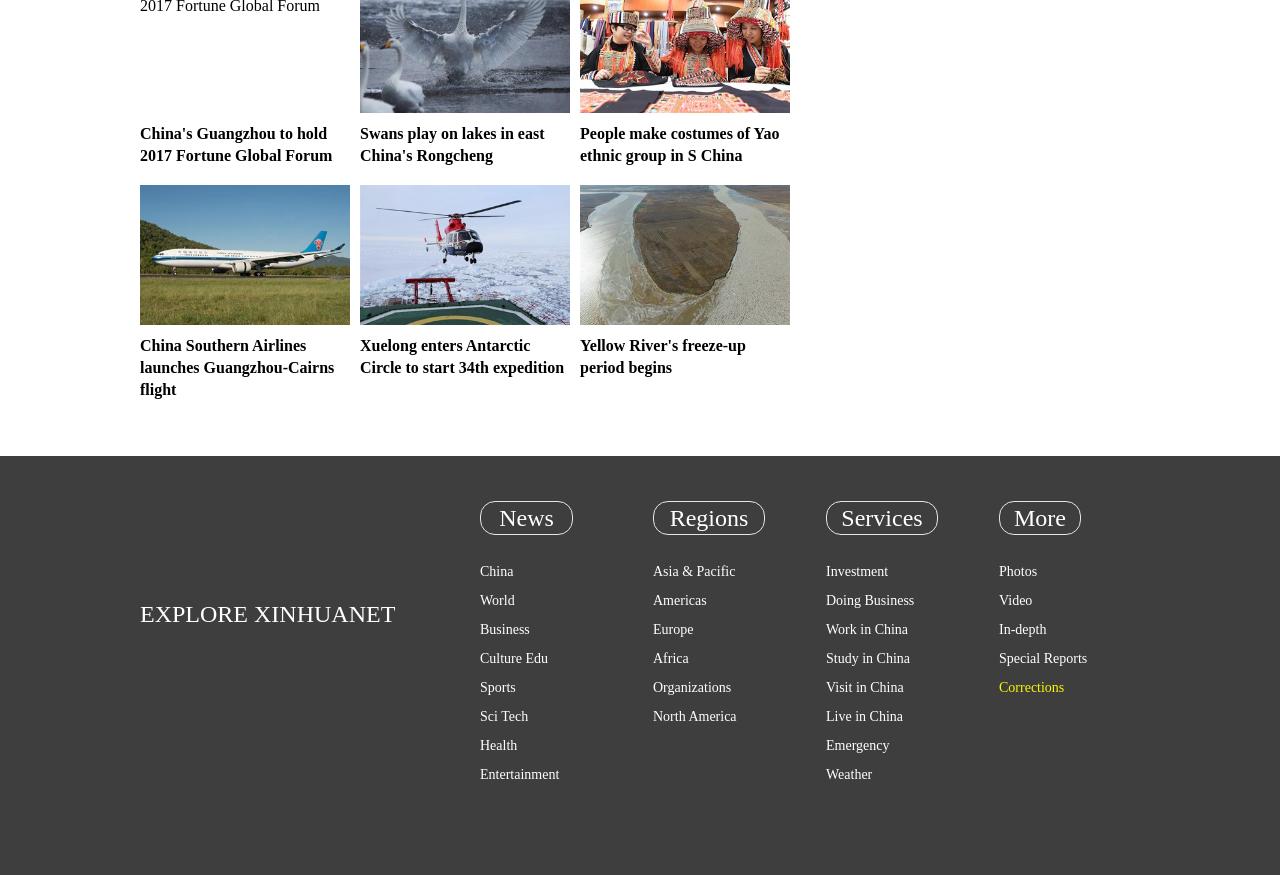 The image size is (1280, 875). What do you see at coordinates (450, 143) in the screenshot?
I see `'Swans play on lakes in east China's Rongcheng'` at bounding box center [450, 143].